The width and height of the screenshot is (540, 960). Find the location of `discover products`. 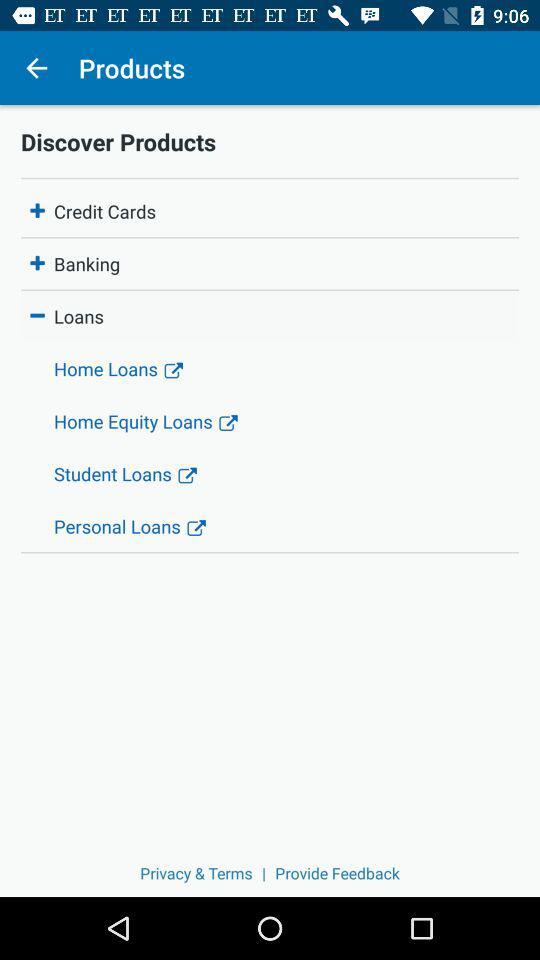

discover products is located at coordinates (270, 140).